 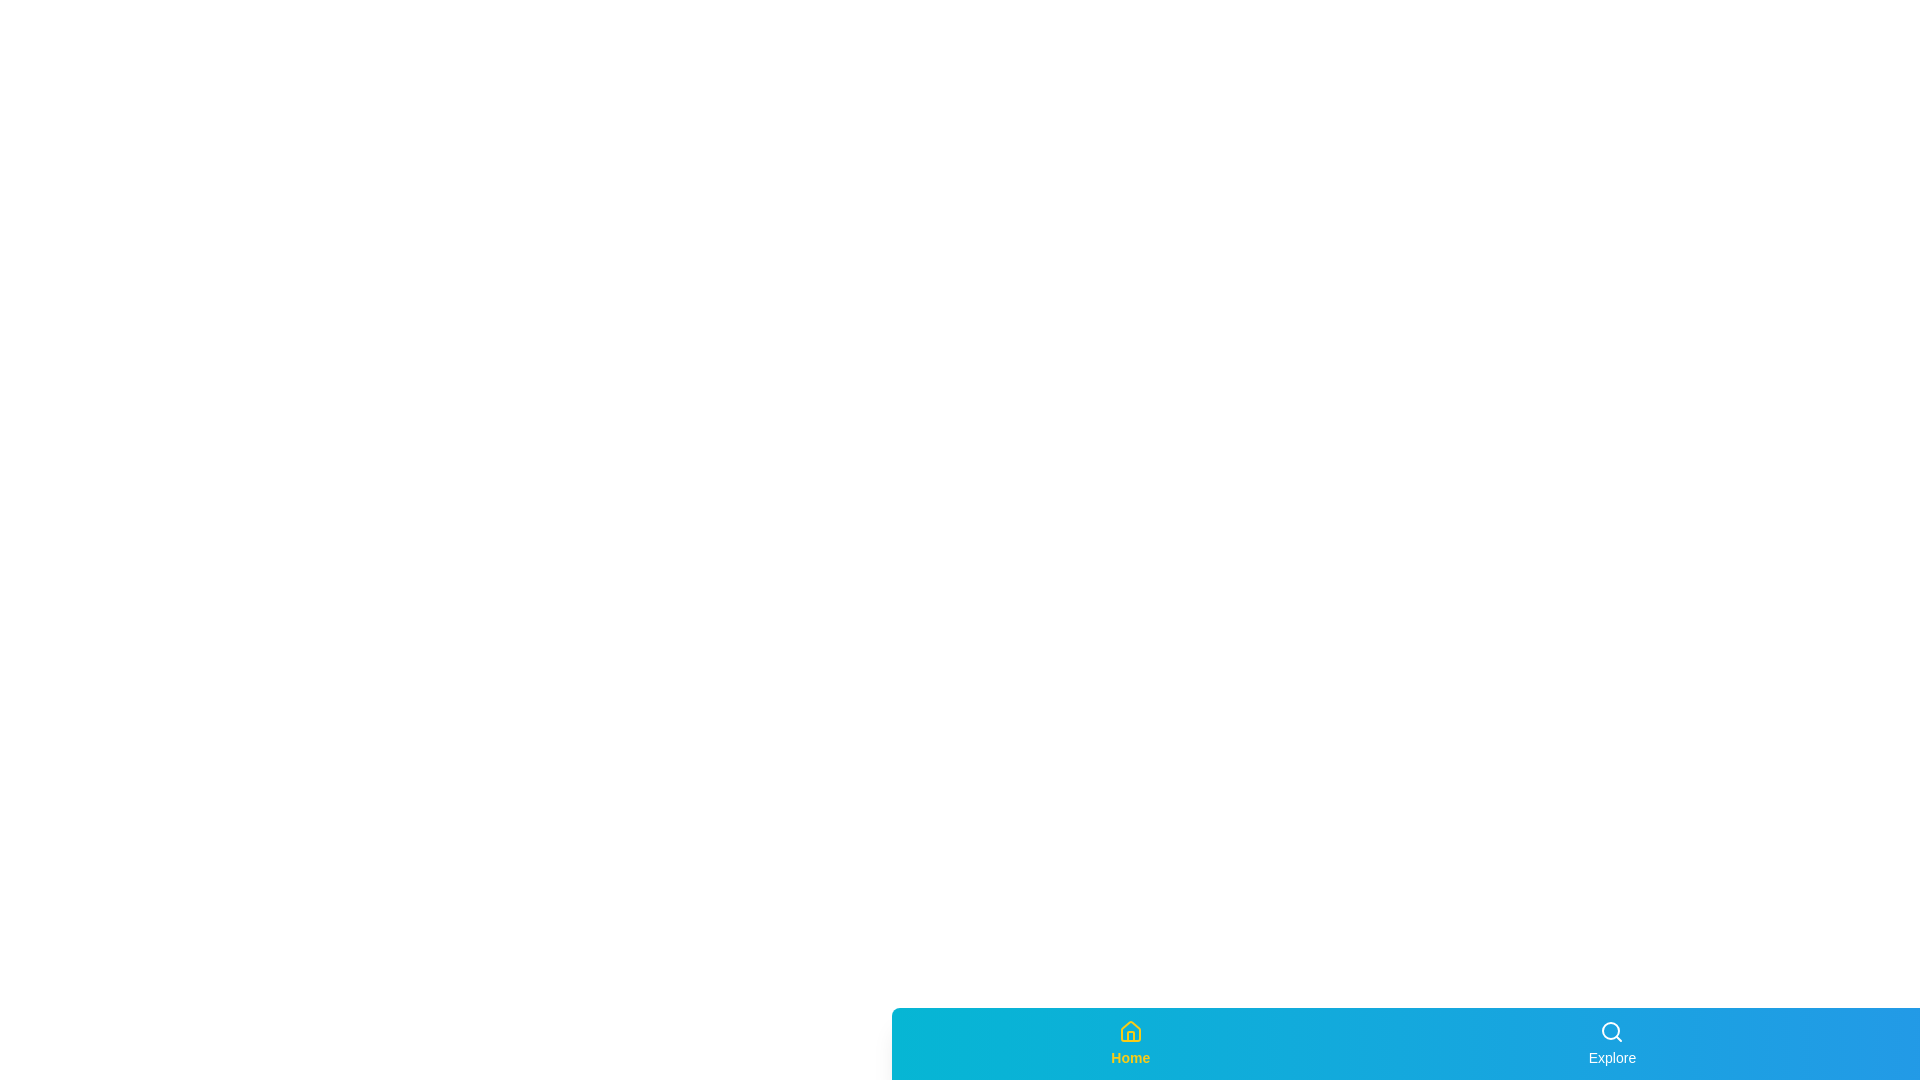 I want to click on the Explore tab in the bottom navigation bar, so click(x=1612, y=1043).